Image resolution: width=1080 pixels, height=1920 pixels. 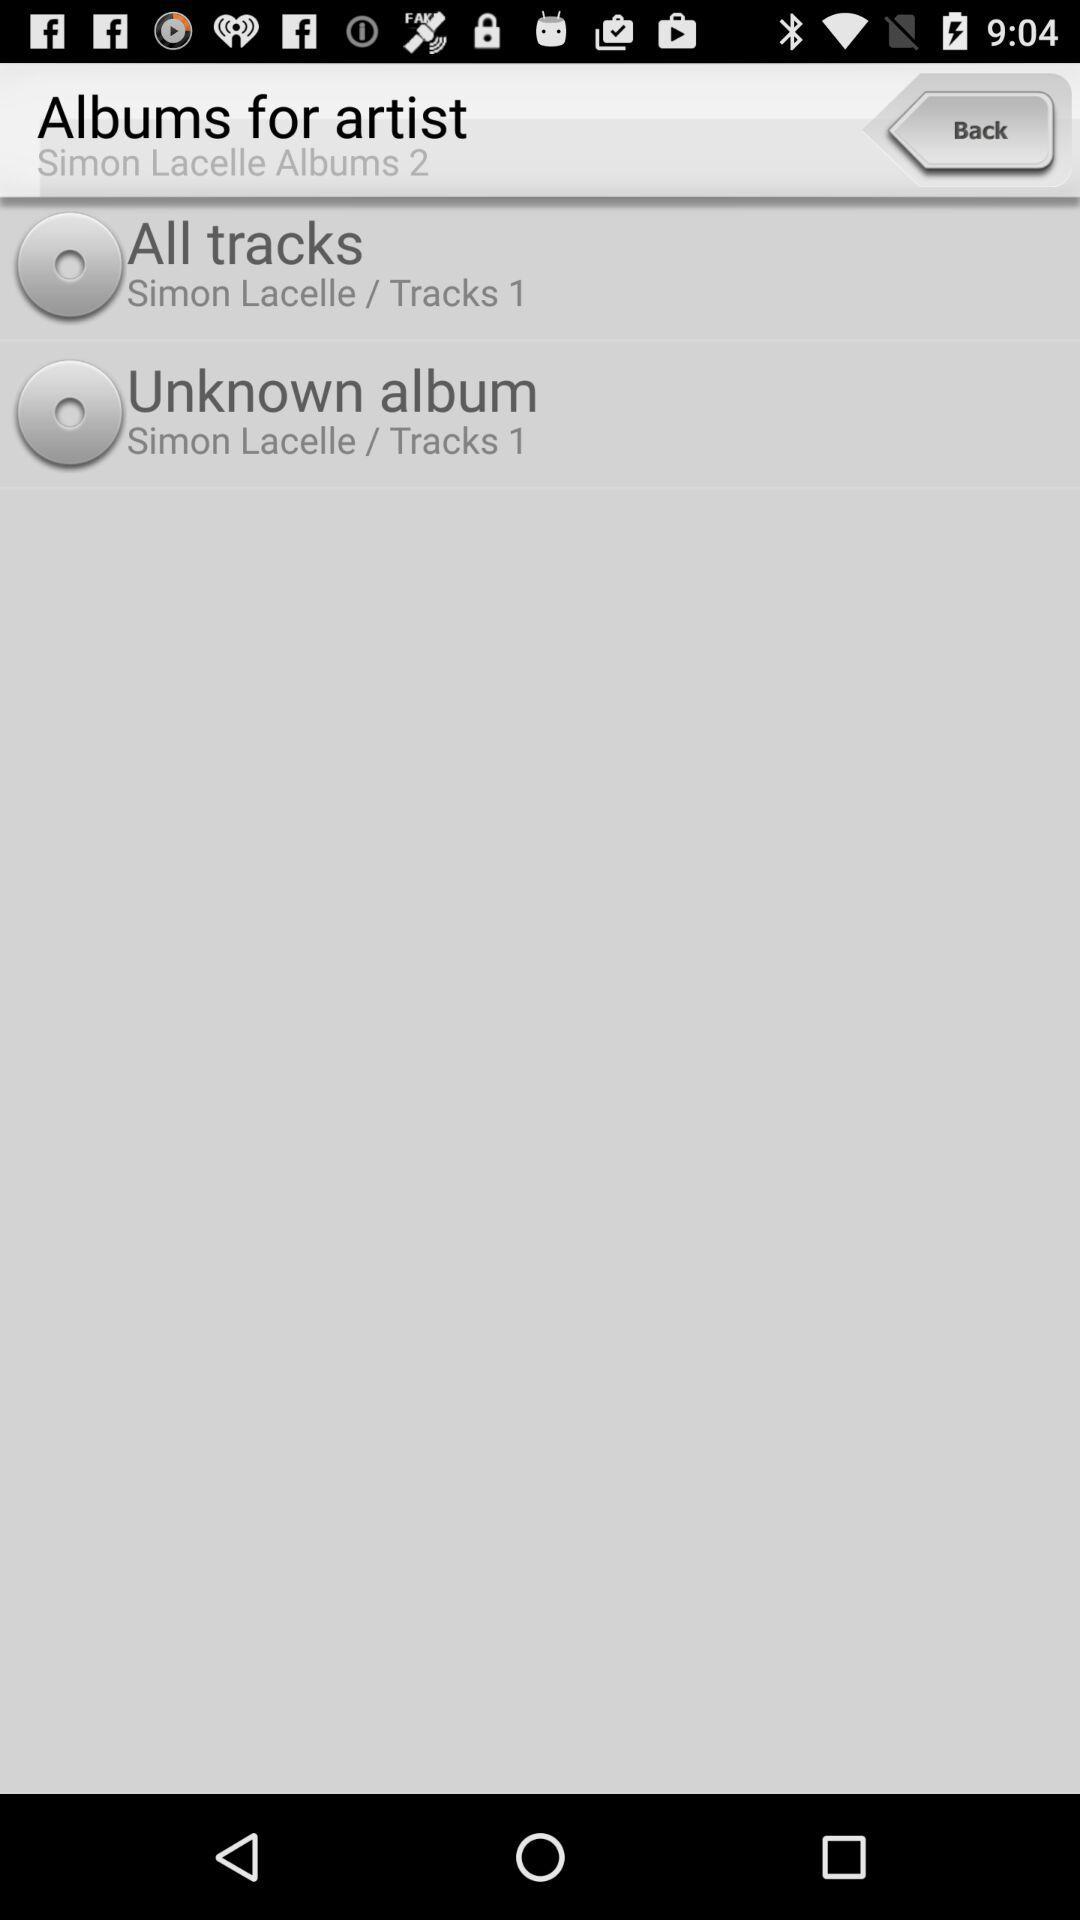 I want to click on unknown album item, so click(x=598, y=388).